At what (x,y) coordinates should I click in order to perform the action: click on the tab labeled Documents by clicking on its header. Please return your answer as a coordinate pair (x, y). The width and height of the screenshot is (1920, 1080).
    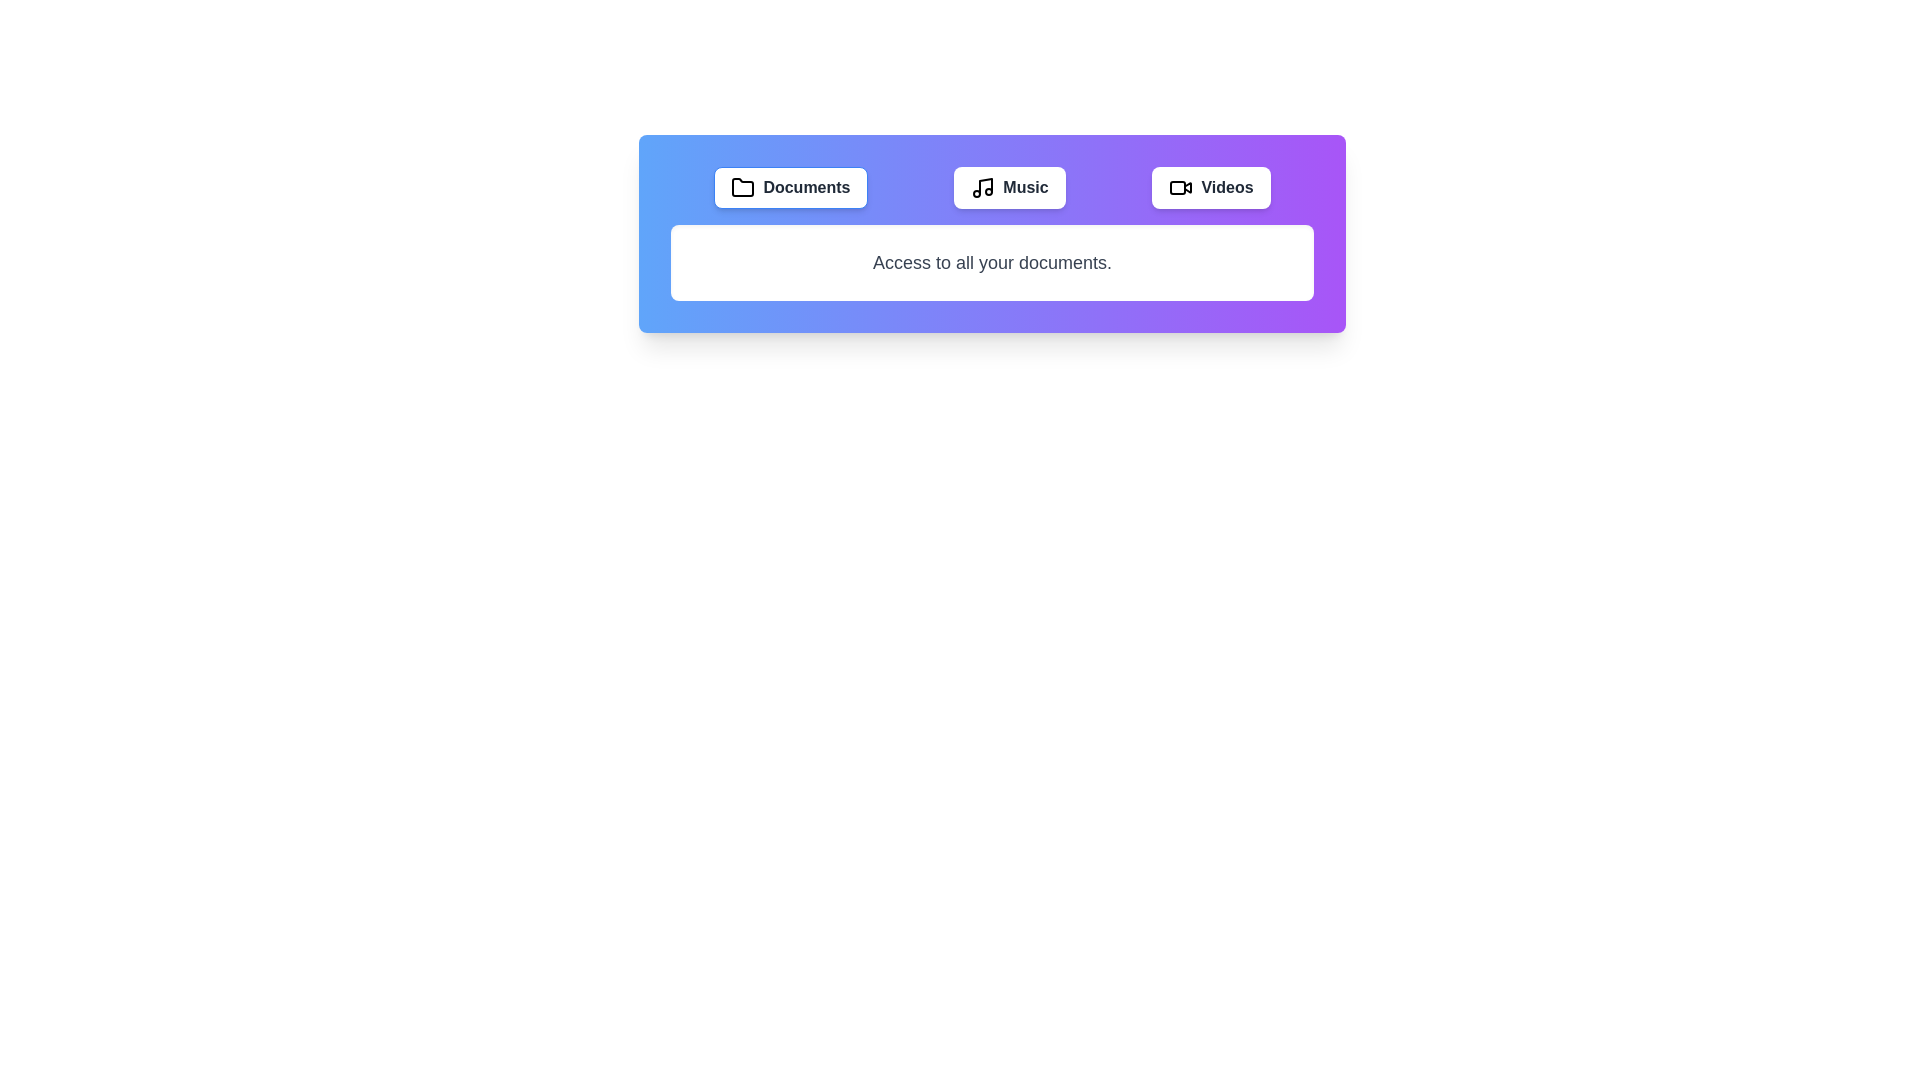
    Looking at the image, I should click on (790, 188).